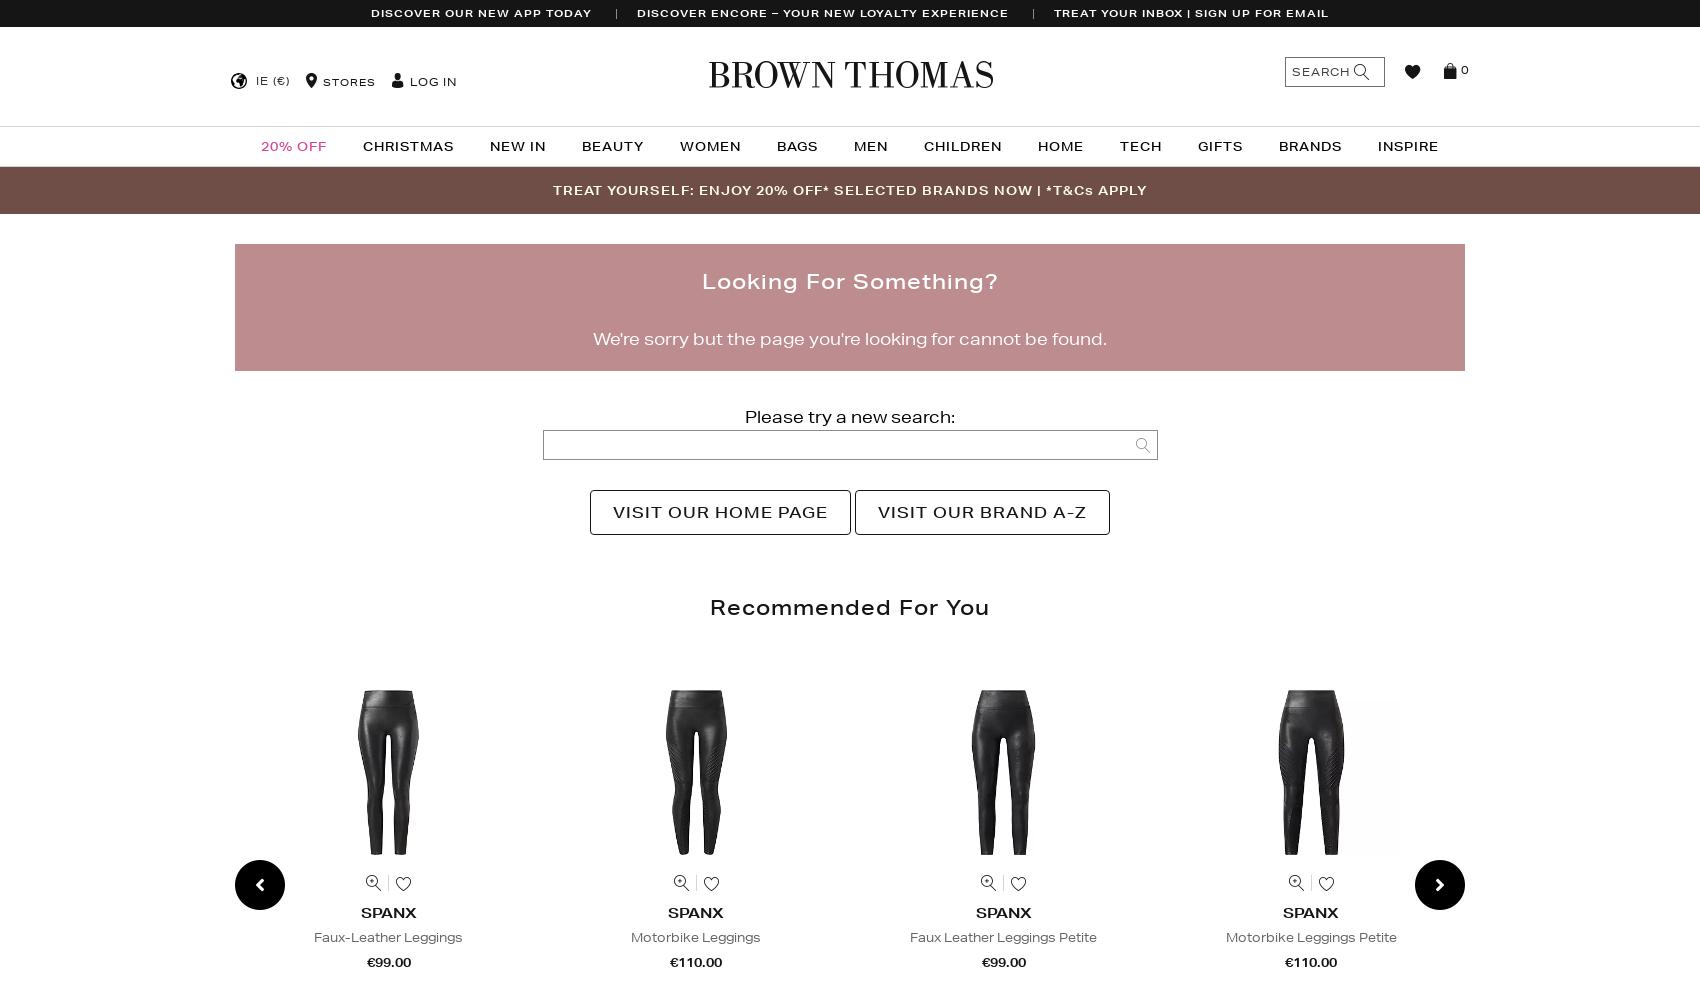 The height and width of the screenshot is (1000, 1700). Describe the element at coordinates (850, 189) in the screenshot. I see `'TREAT YOURSELF: ENJOY 20% OFF* SELECTED BRANDS NOW | *T&Cs APPLY'` at that location.